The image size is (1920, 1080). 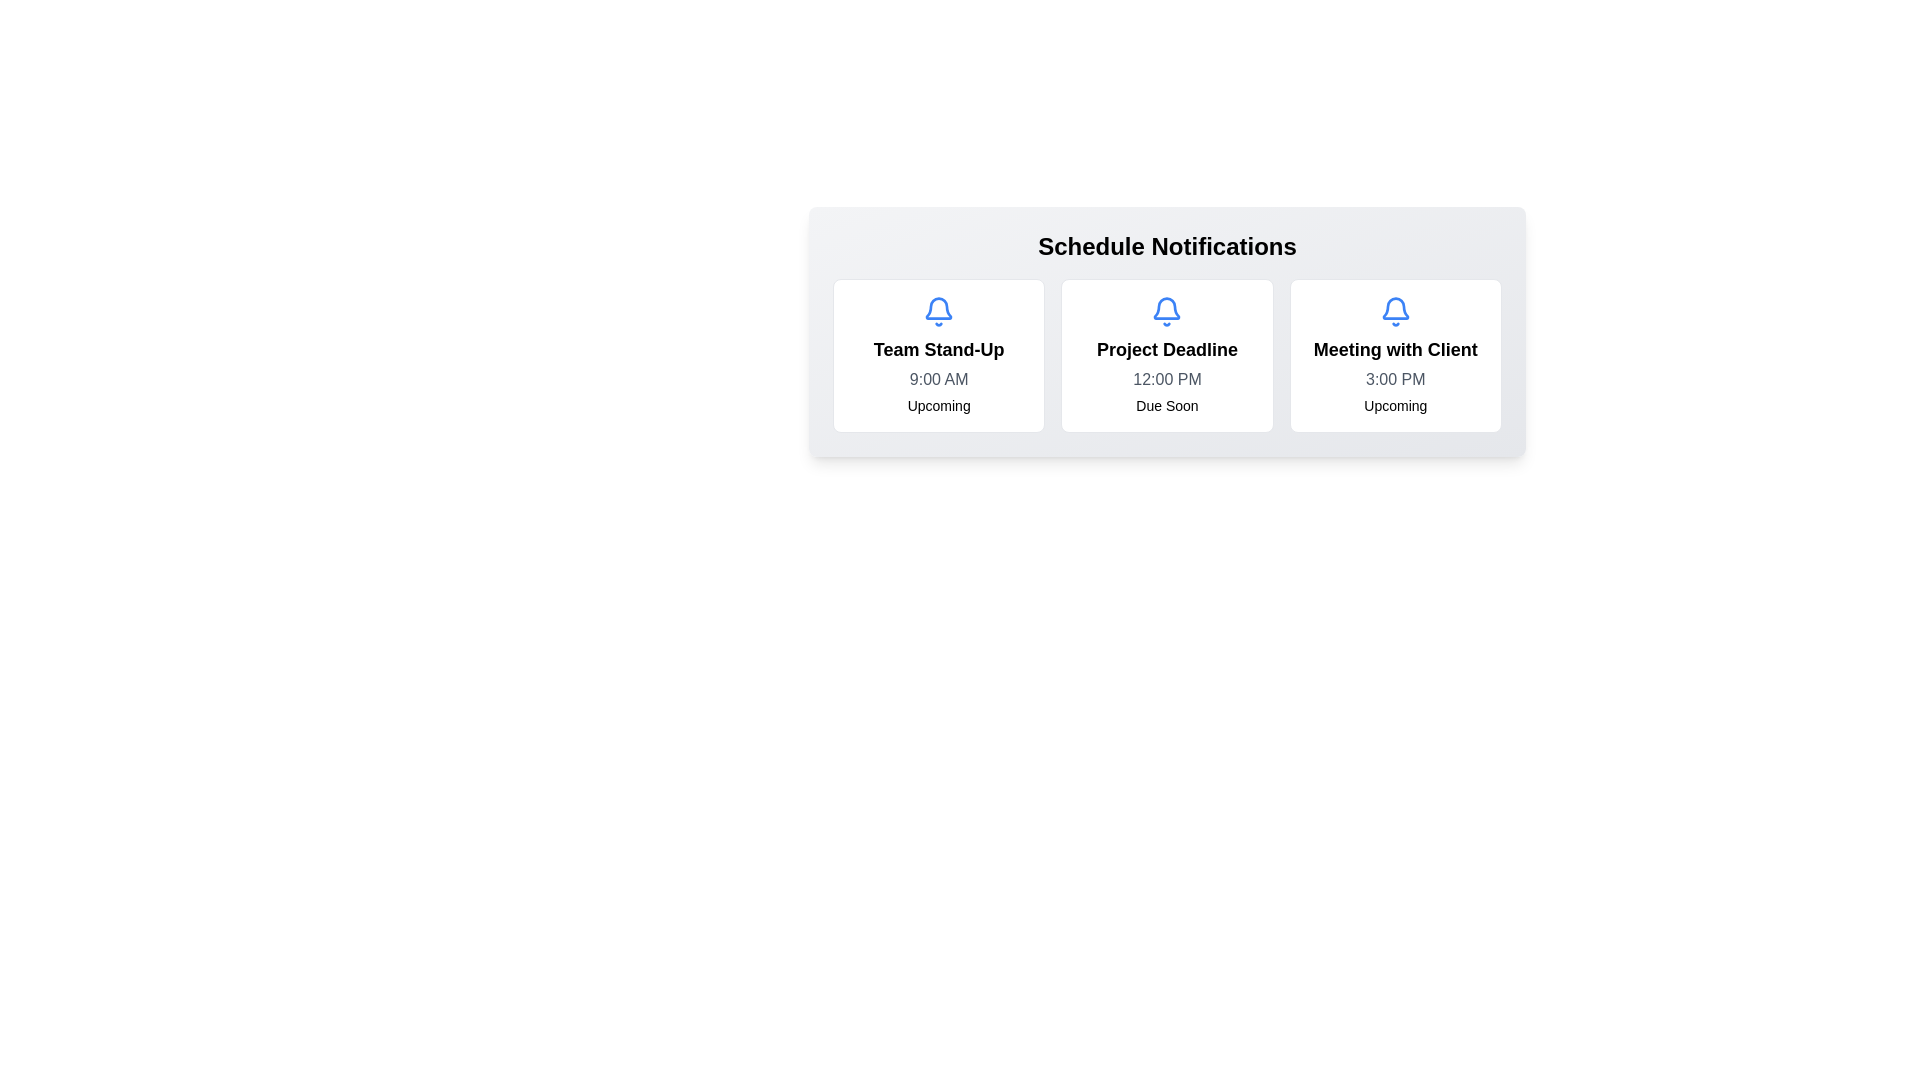 I want to click on details displayed on the card labeled 'Meeting with Client' which includes time '3:00 PM' and status 'Upcoming' in green, so click(x=1394, y=354).